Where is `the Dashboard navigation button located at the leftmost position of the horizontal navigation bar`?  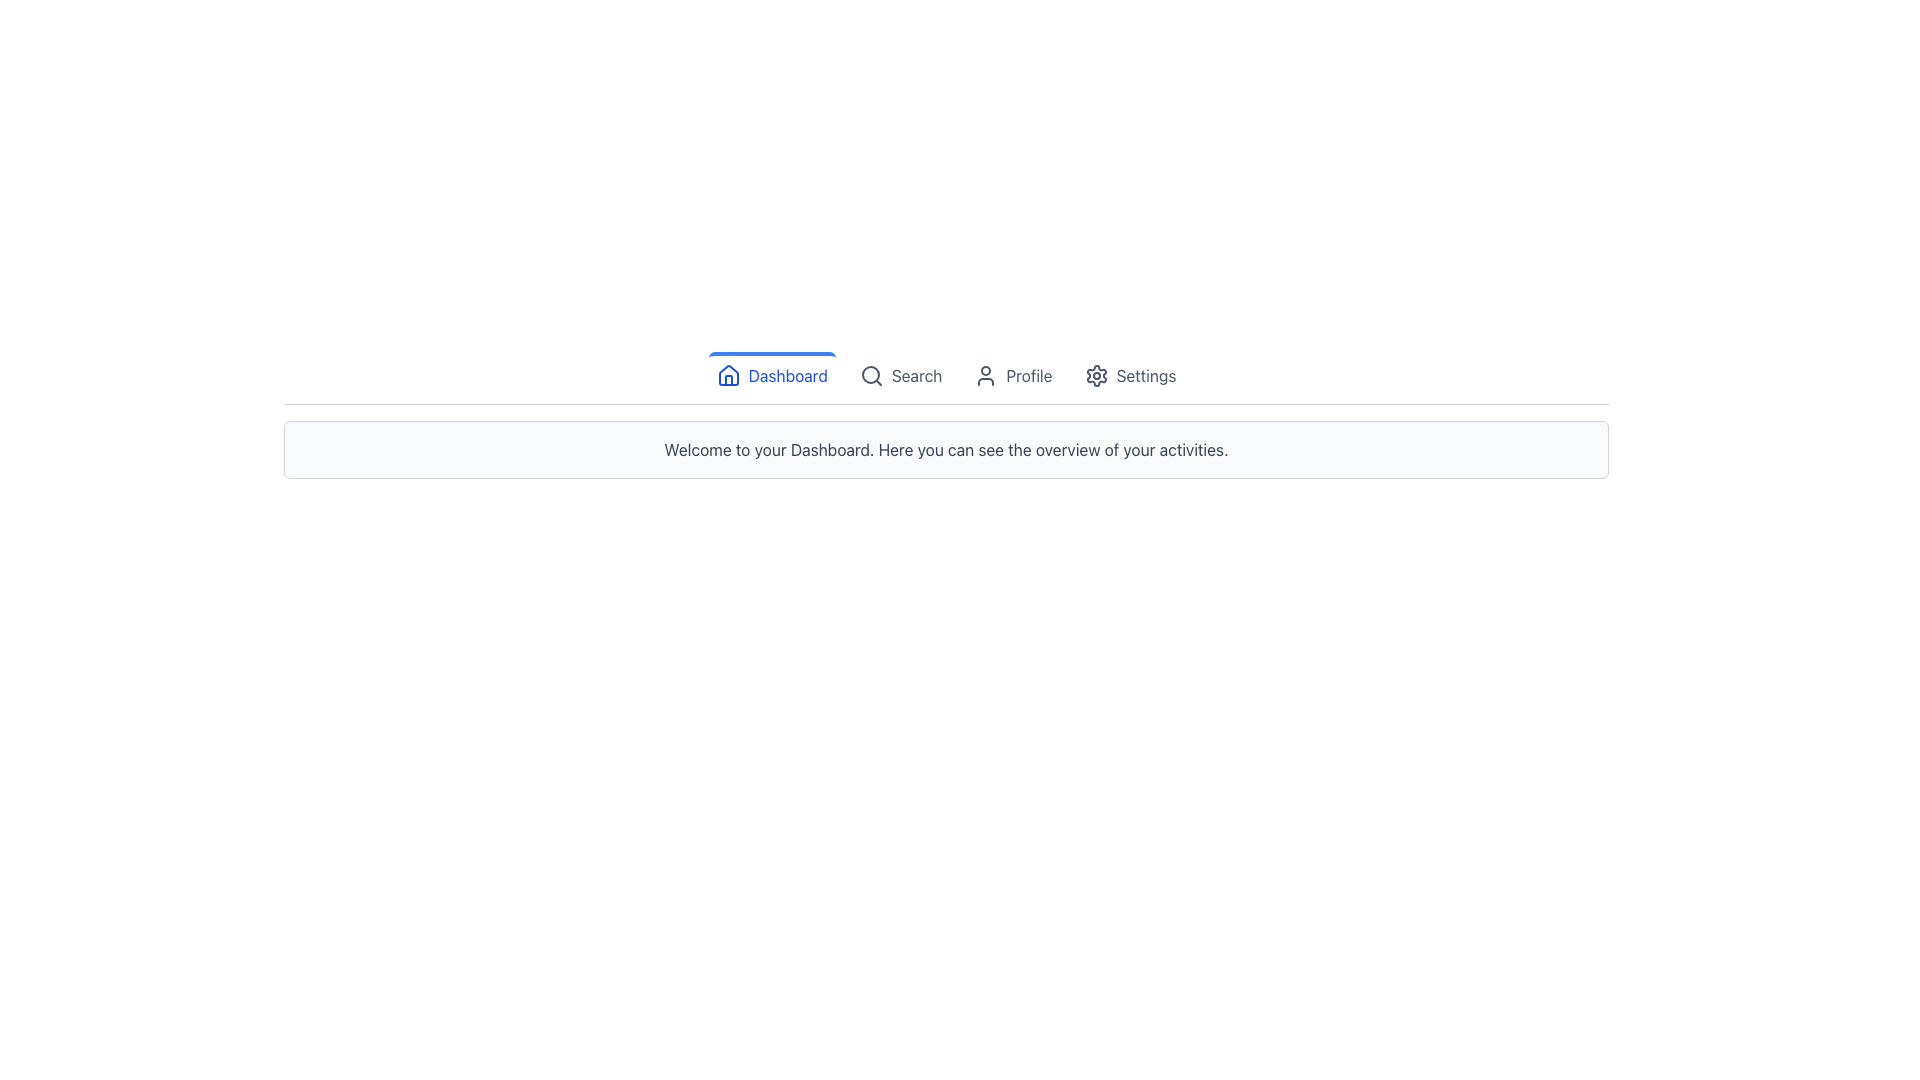 the Dashboard navigation button located at the leftmost position of the horizontal navigation bar is located at coordinates (771, 374).